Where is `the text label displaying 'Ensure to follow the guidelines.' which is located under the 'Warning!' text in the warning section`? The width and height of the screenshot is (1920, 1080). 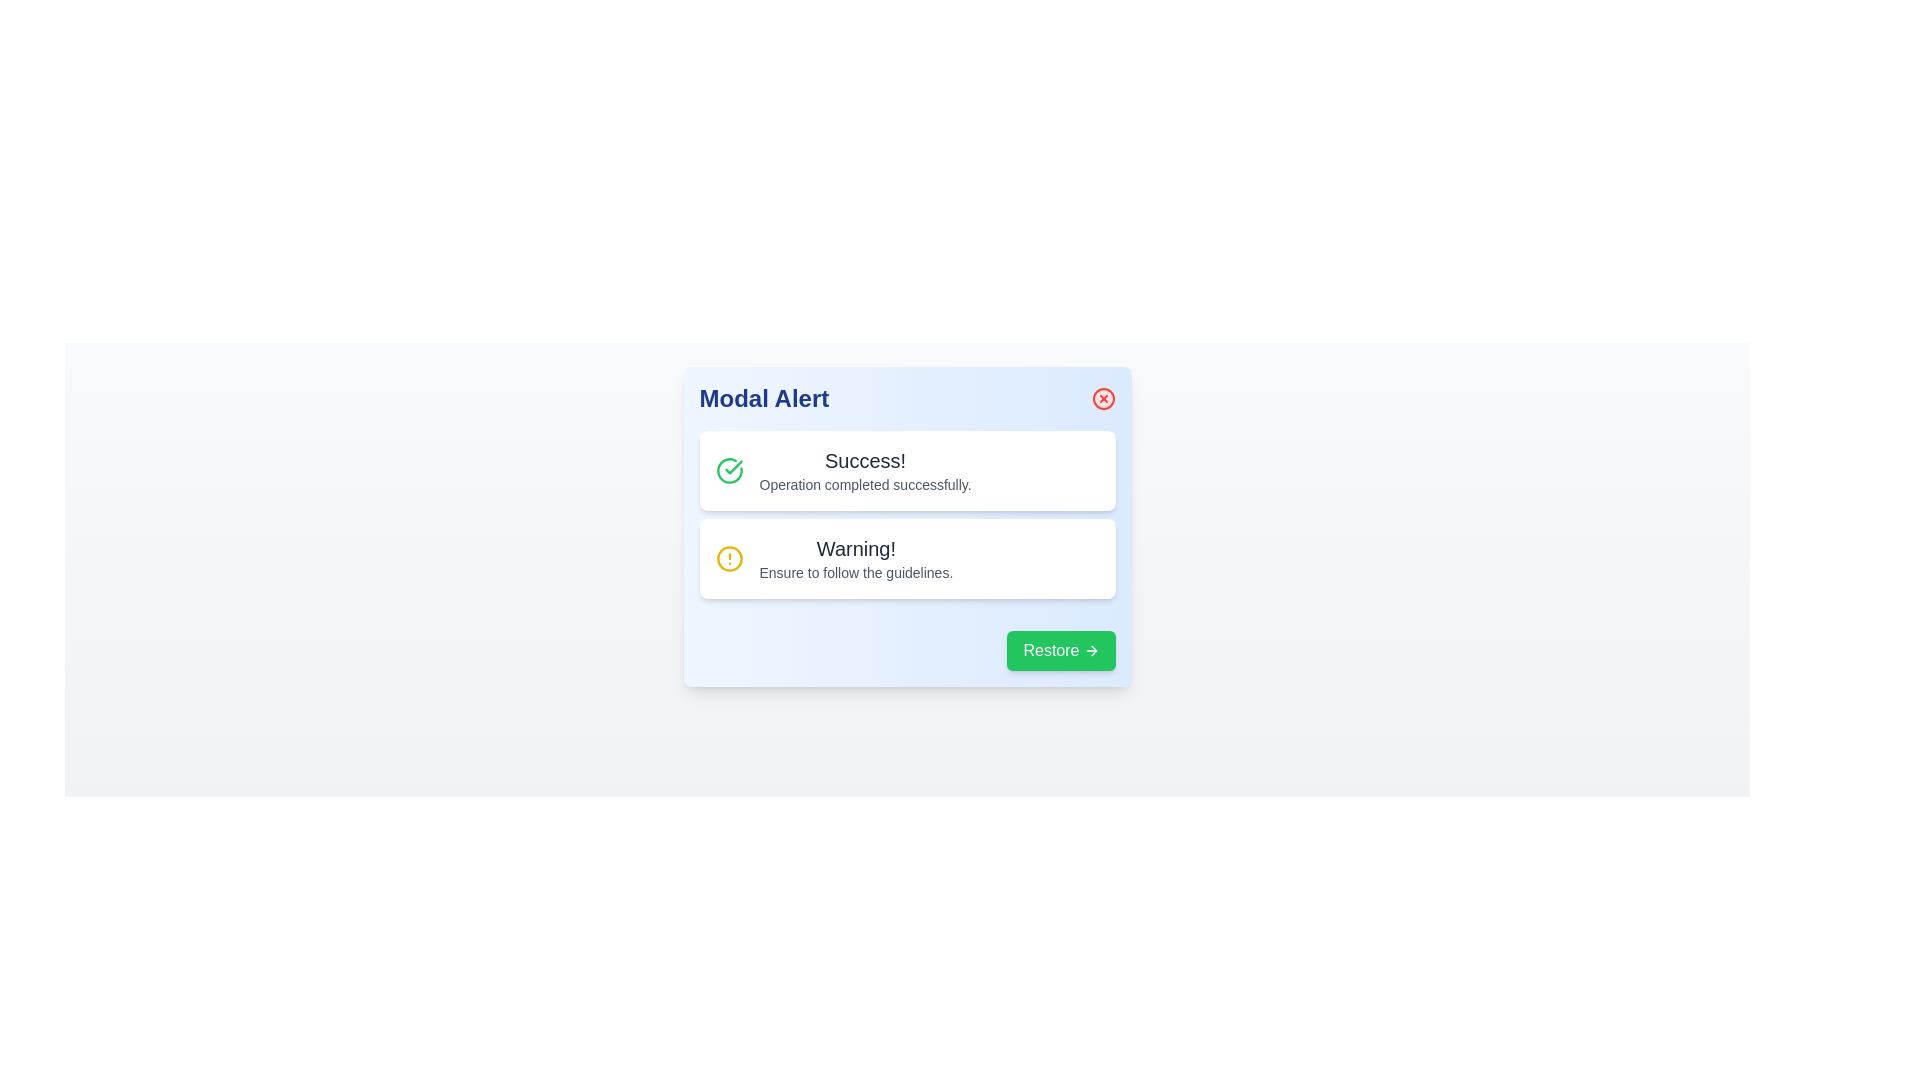
the text label displaying 'Ensure to follow the guidelines.' which is located under the 'Warning!' text in the warning section is located at coordinates (856, 573).